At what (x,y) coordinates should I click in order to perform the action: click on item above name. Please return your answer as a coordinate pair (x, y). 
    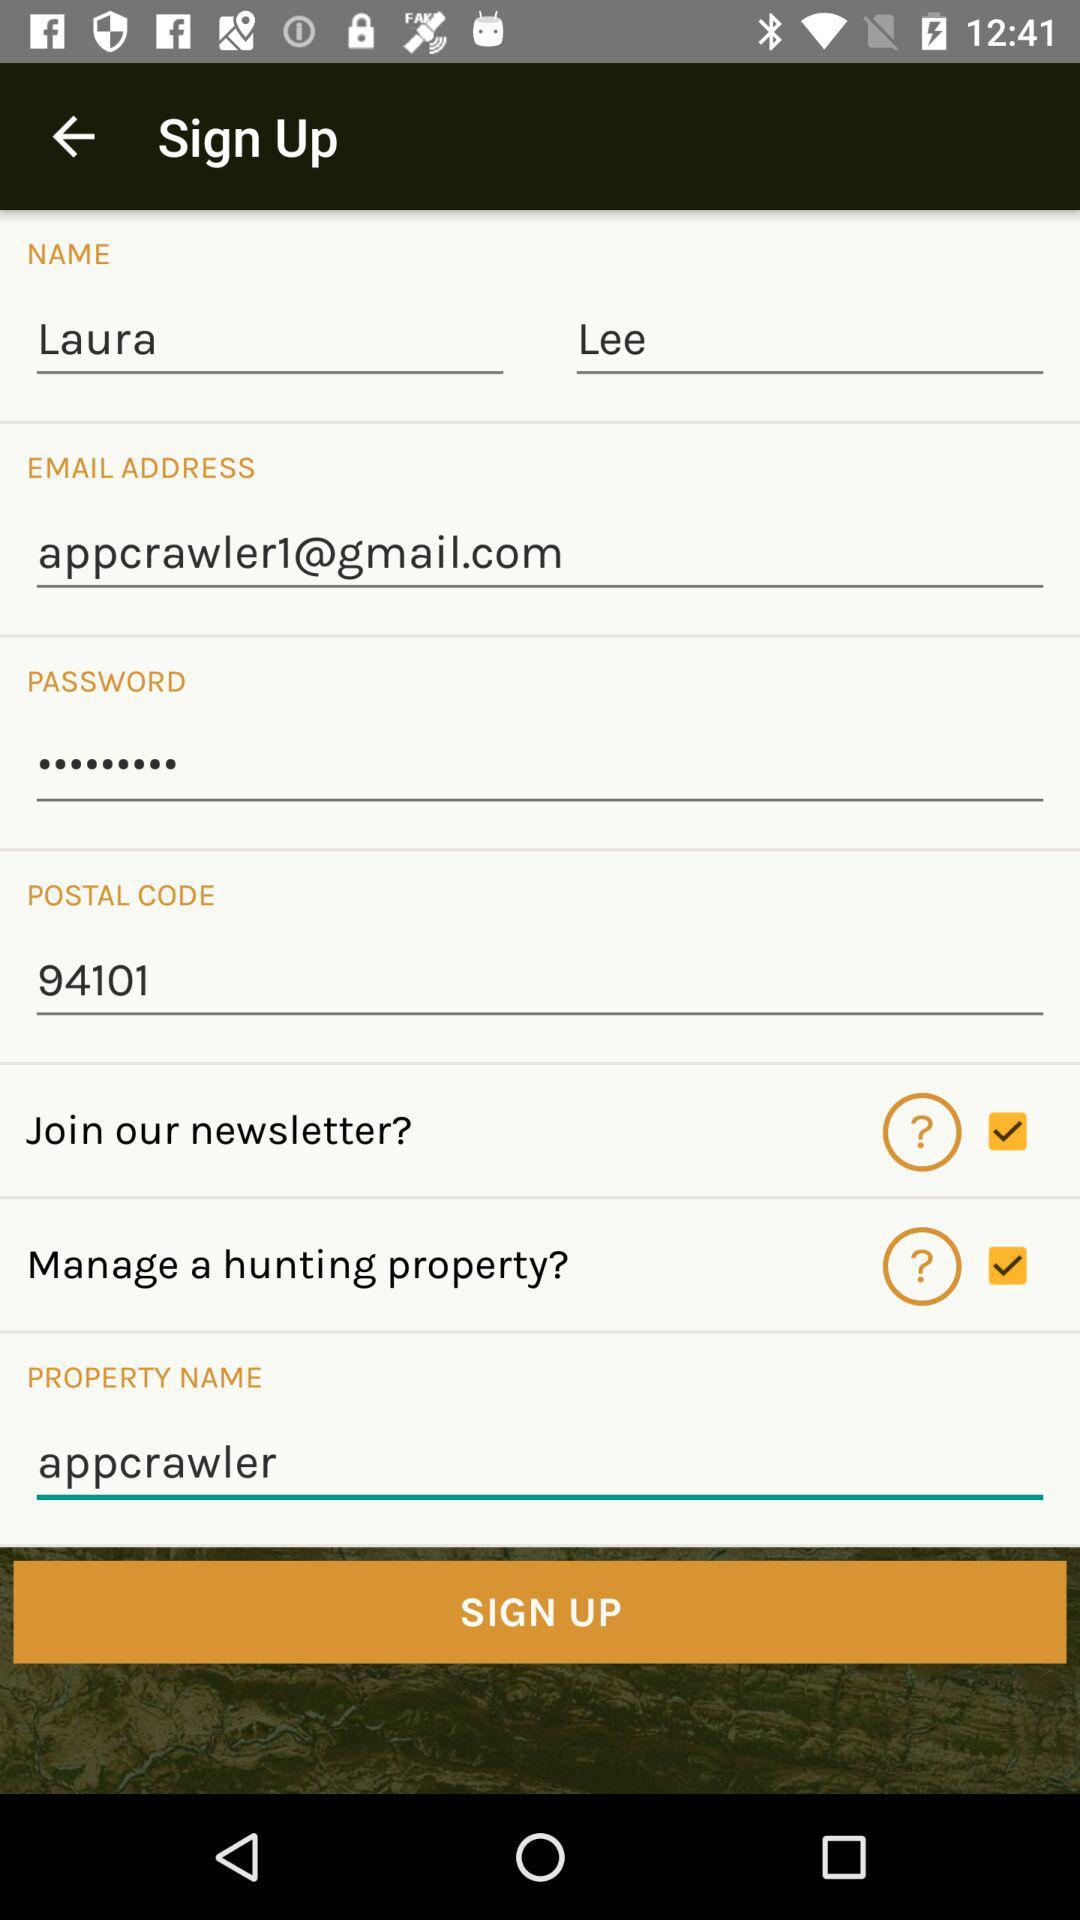
    Looking at the image, I should click on (72, 135).